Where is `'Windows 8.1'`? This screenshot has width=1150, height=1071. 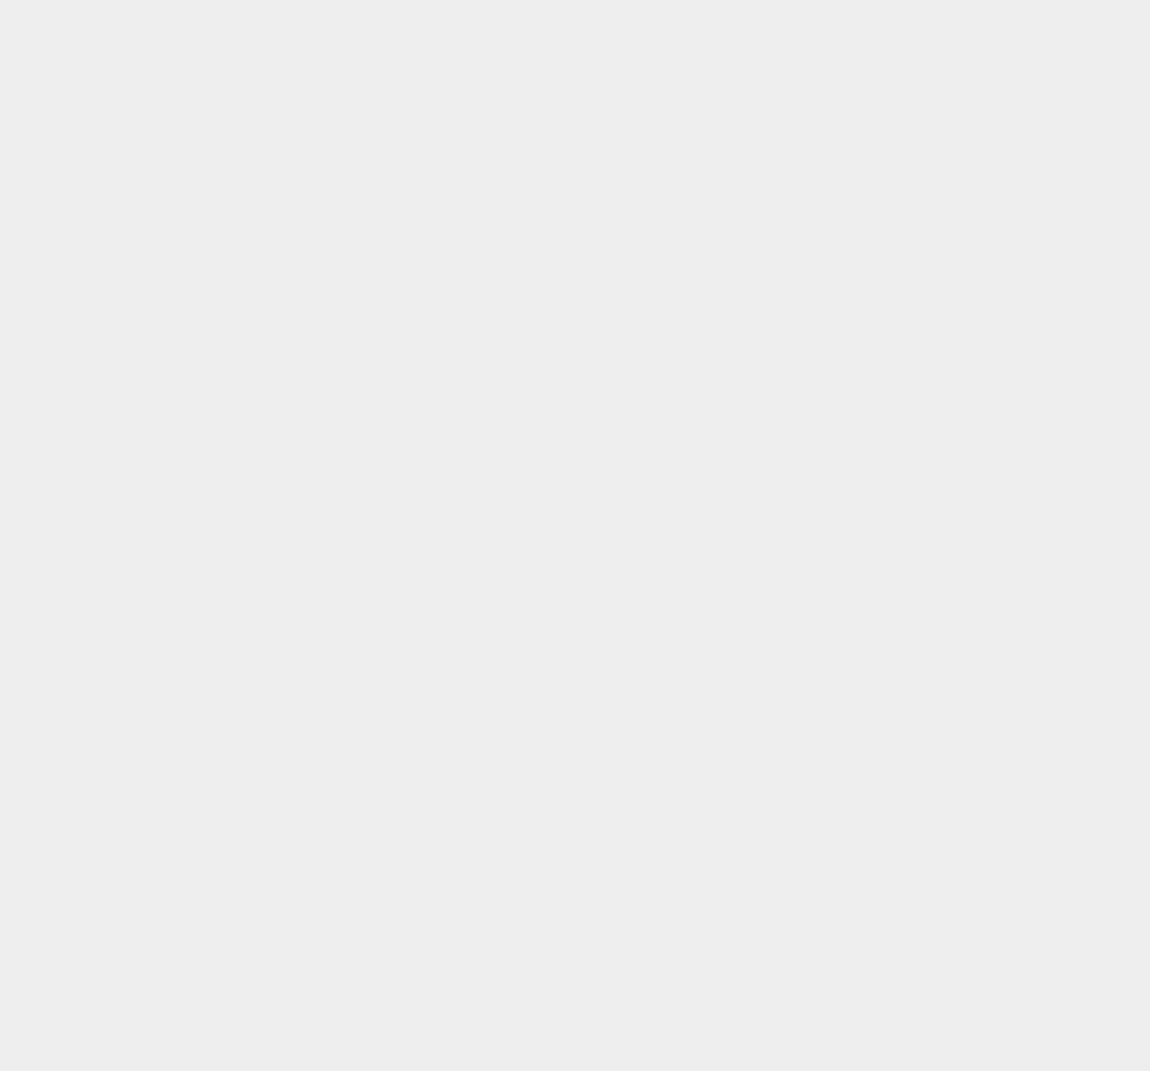
'Windows 8.1' is located at coordinates (851, 826).